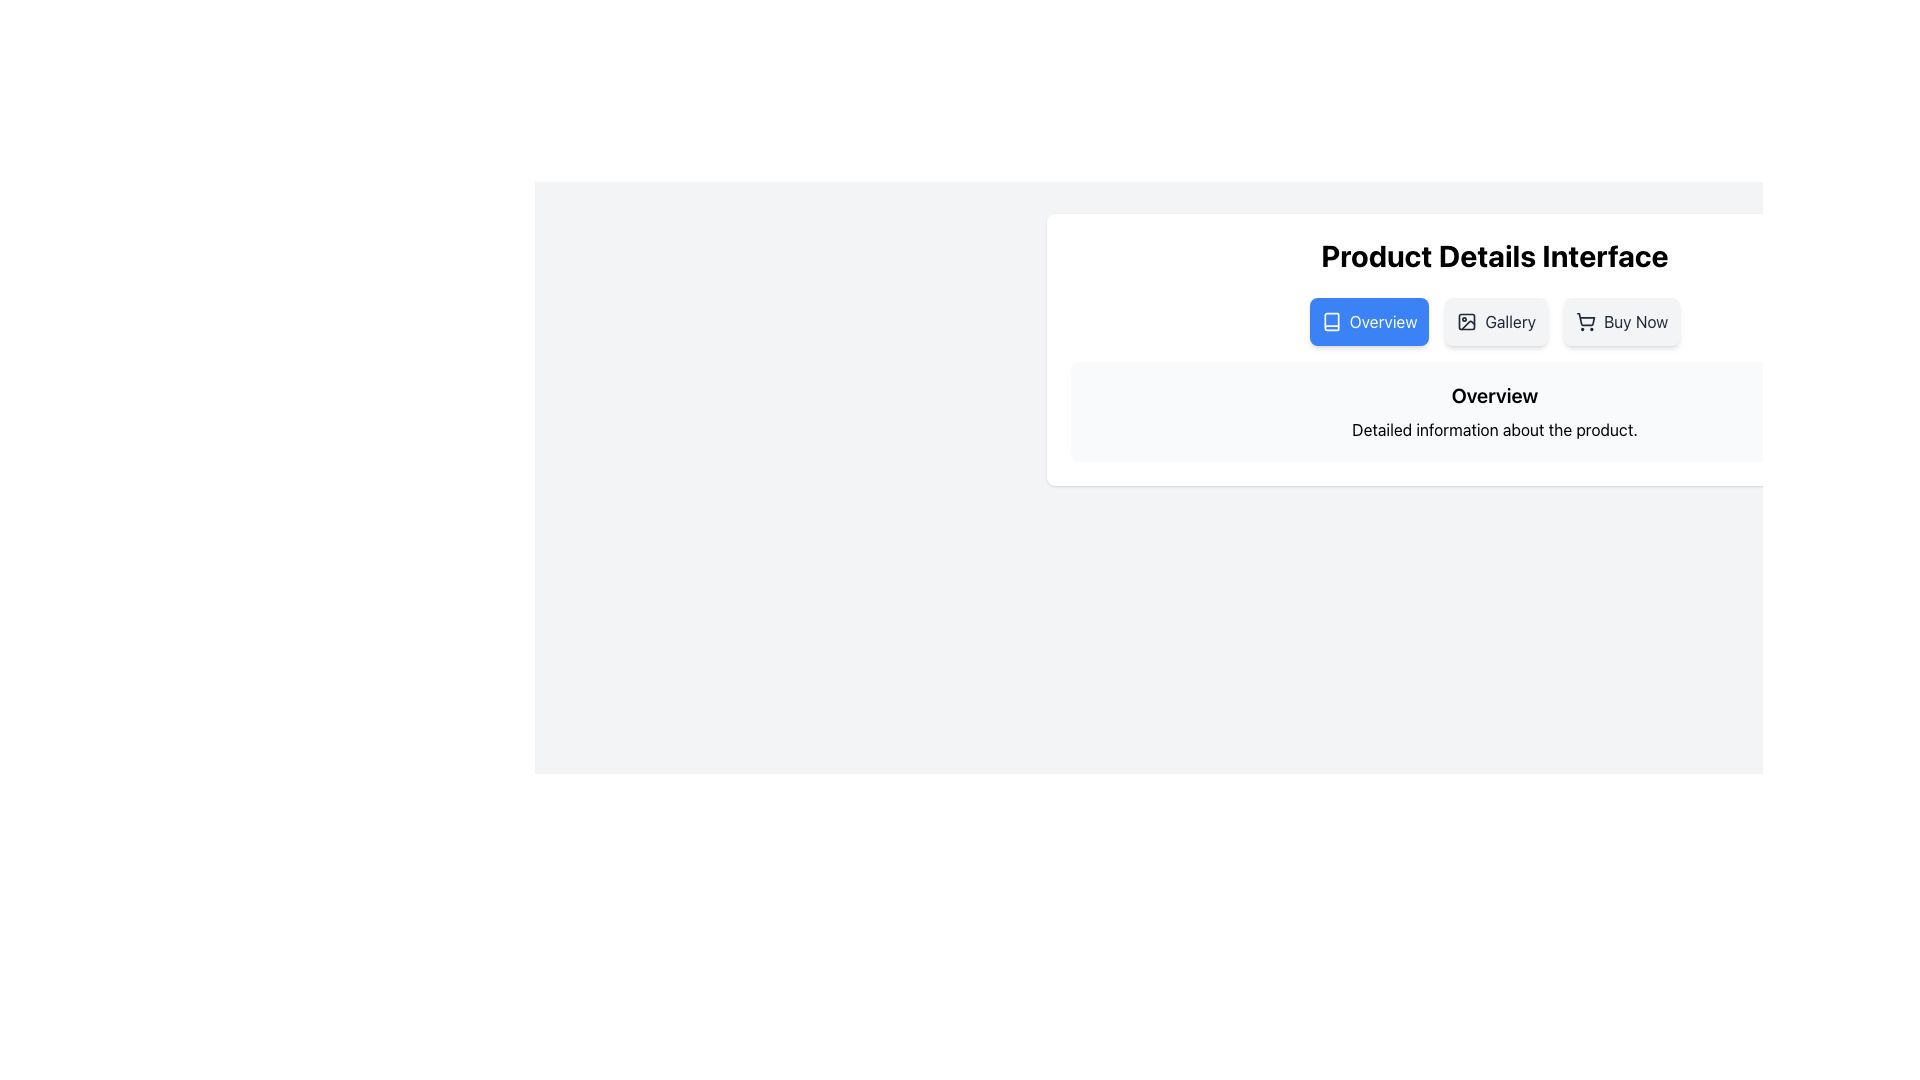 The image size is (1920, 1080). What do you see at coordinates (1510, 320) in the screenshot?
I see `the navigation button with text and icon located between the 'Overview' button and the 'Buy Now' button below the 'Product Details Interface' header` at bounding box center [1510, 320].